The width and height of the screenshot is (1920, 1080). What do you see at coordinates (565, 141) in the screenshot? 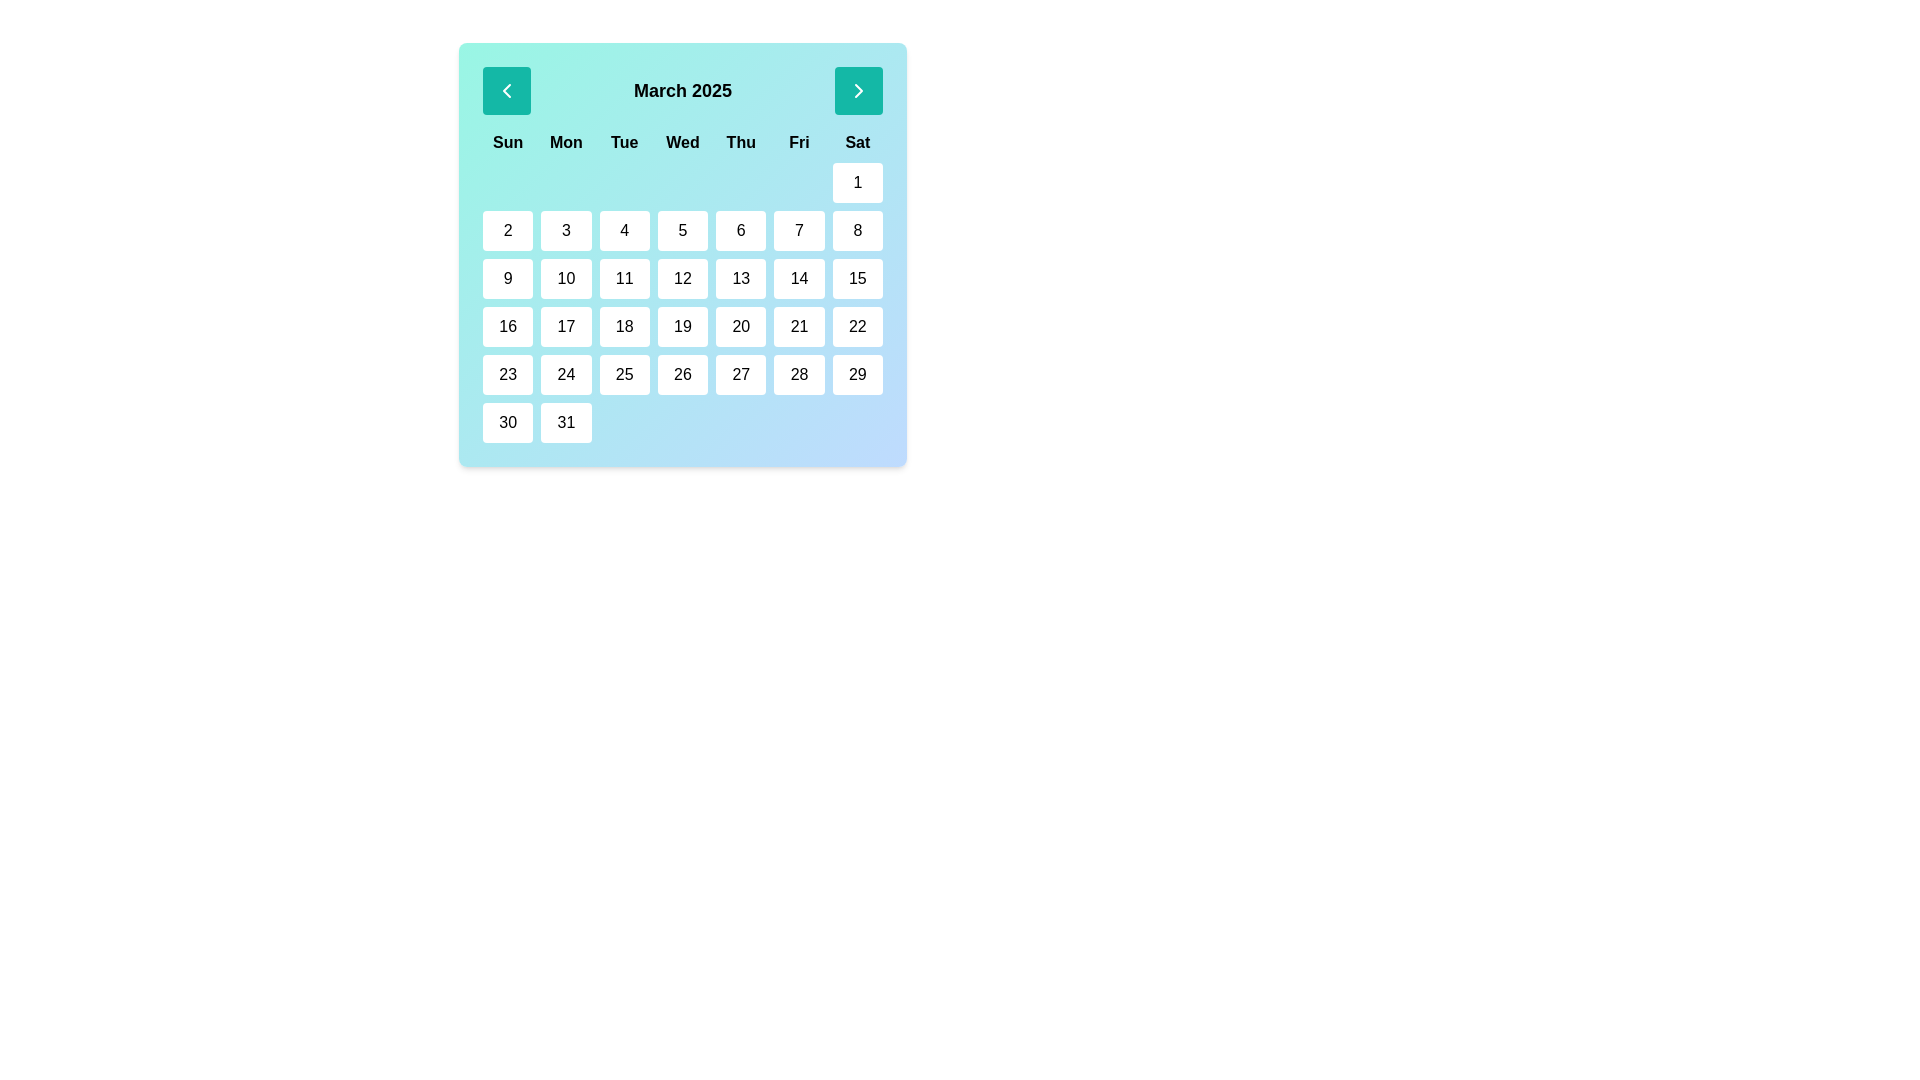
I see `the label displaying 'Mon' in bold, which is the second item in the top row of the calendar grid, located between 'Sun' and 'Tue'` at bounding box center [565, 141].